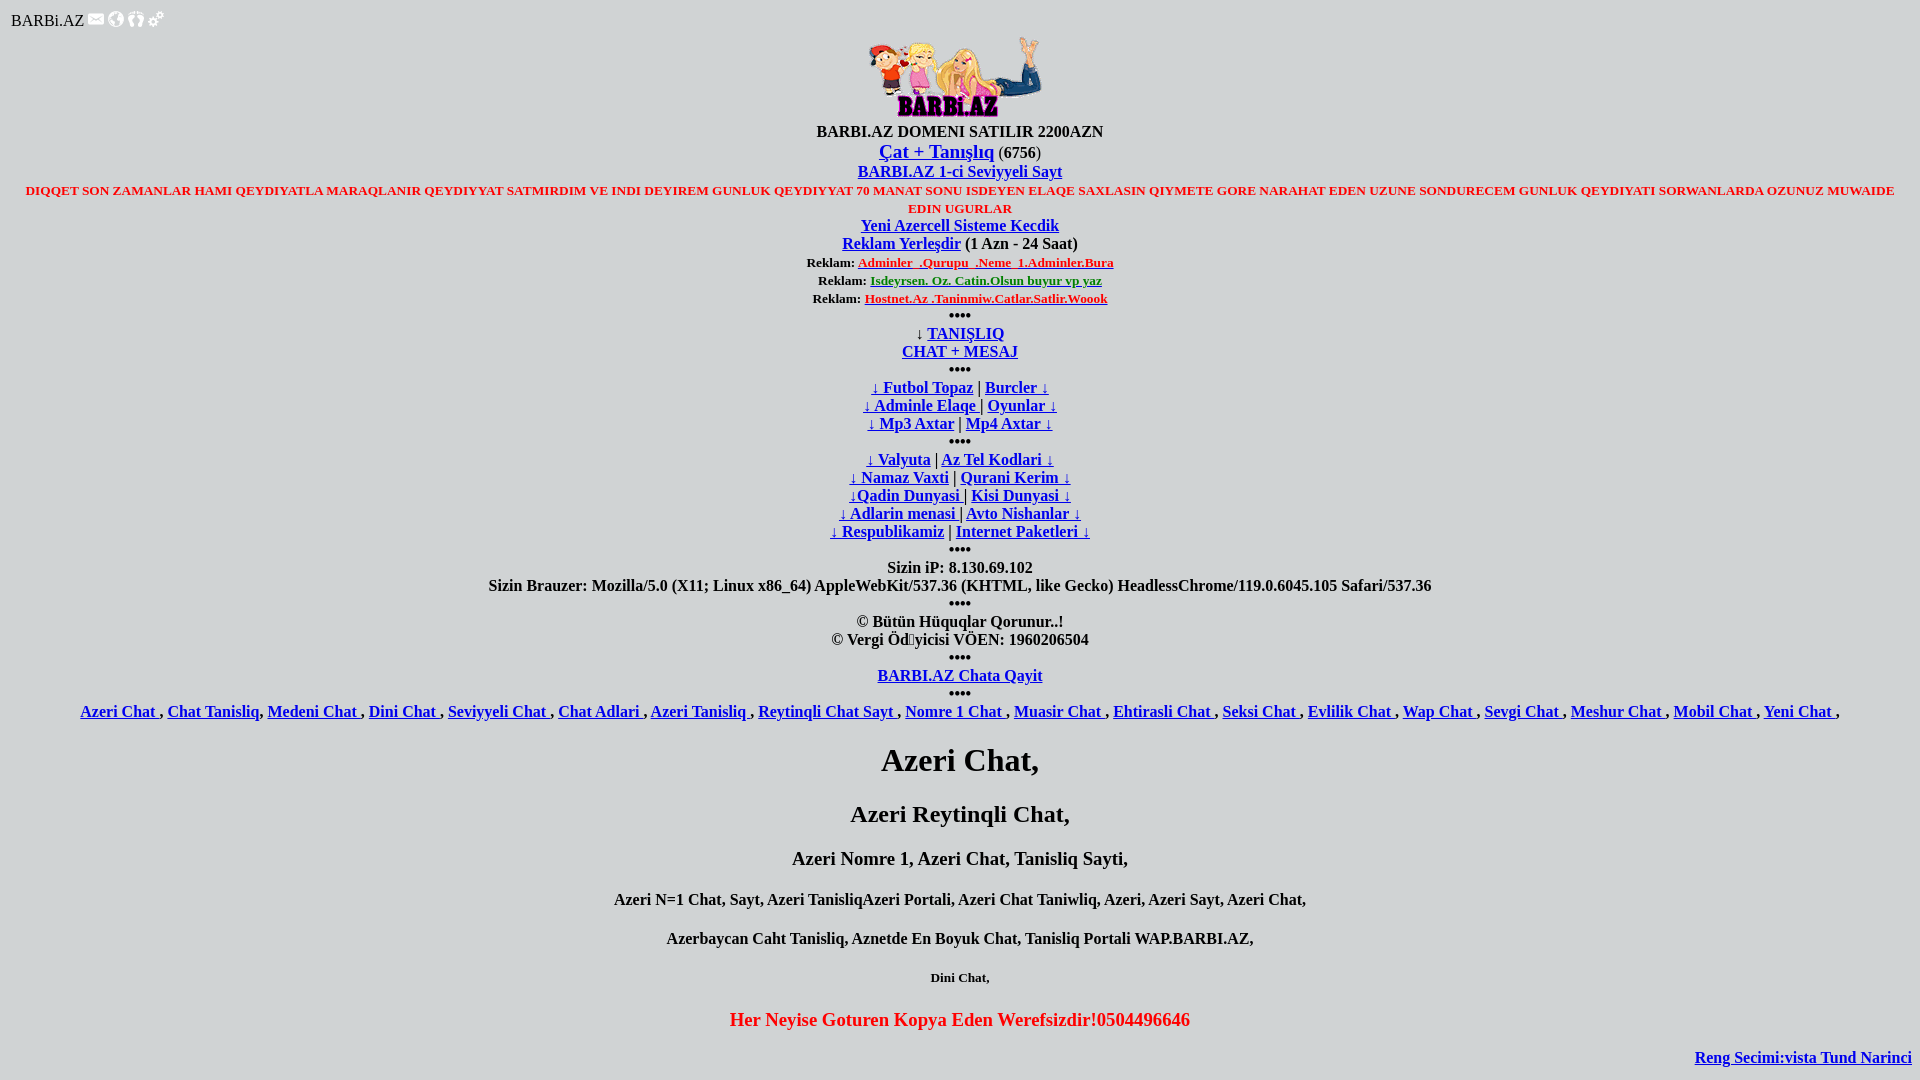 The image size is (1920, 1080). I want to click on 'Ehtirasli Chat', so click(1163, 710).